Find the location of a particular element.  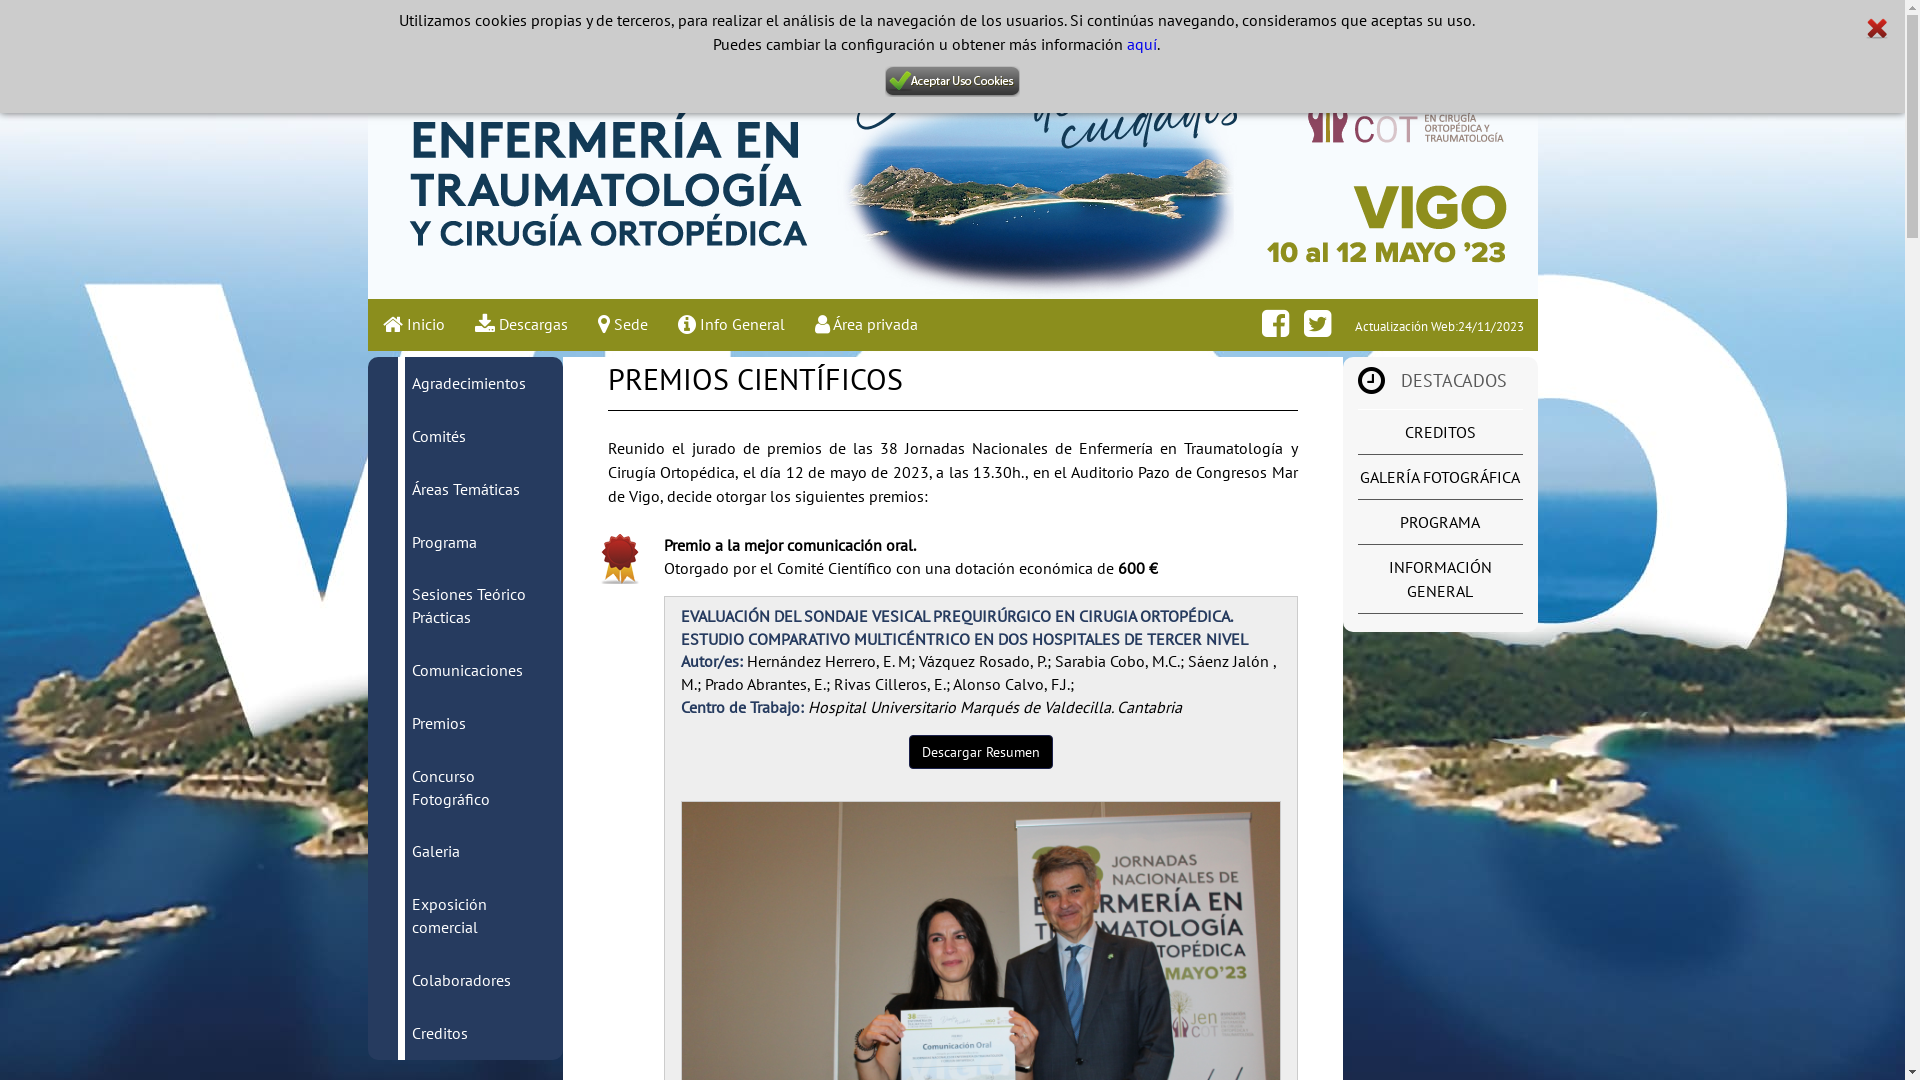

'Descargar Resumen' is located at coordinates (979, 752).